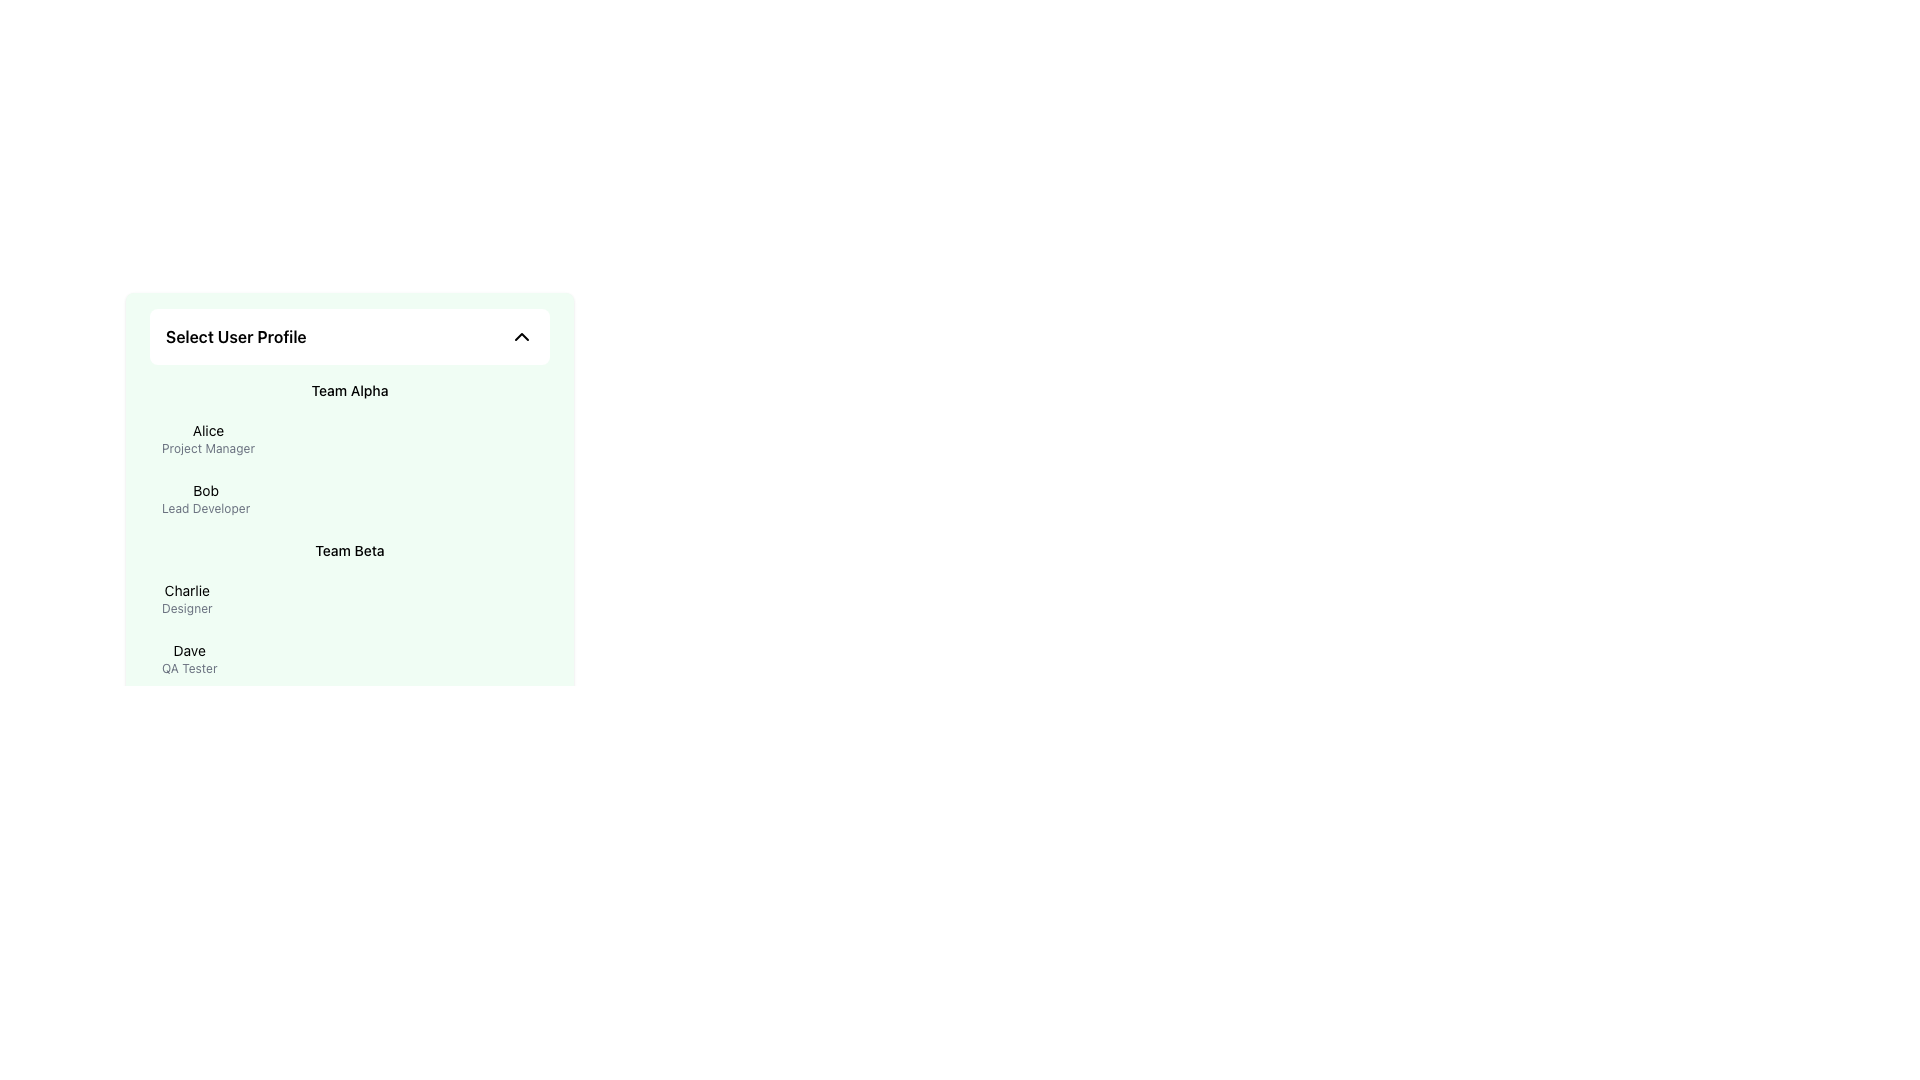 The height and width of the screenshot is (1080, 1920). I want to click on the informational display area that shows the list of team members grouped under 'Team Alpha' and 'Team Beta' within the 'Select User Profile' panel, so click(350, 534).